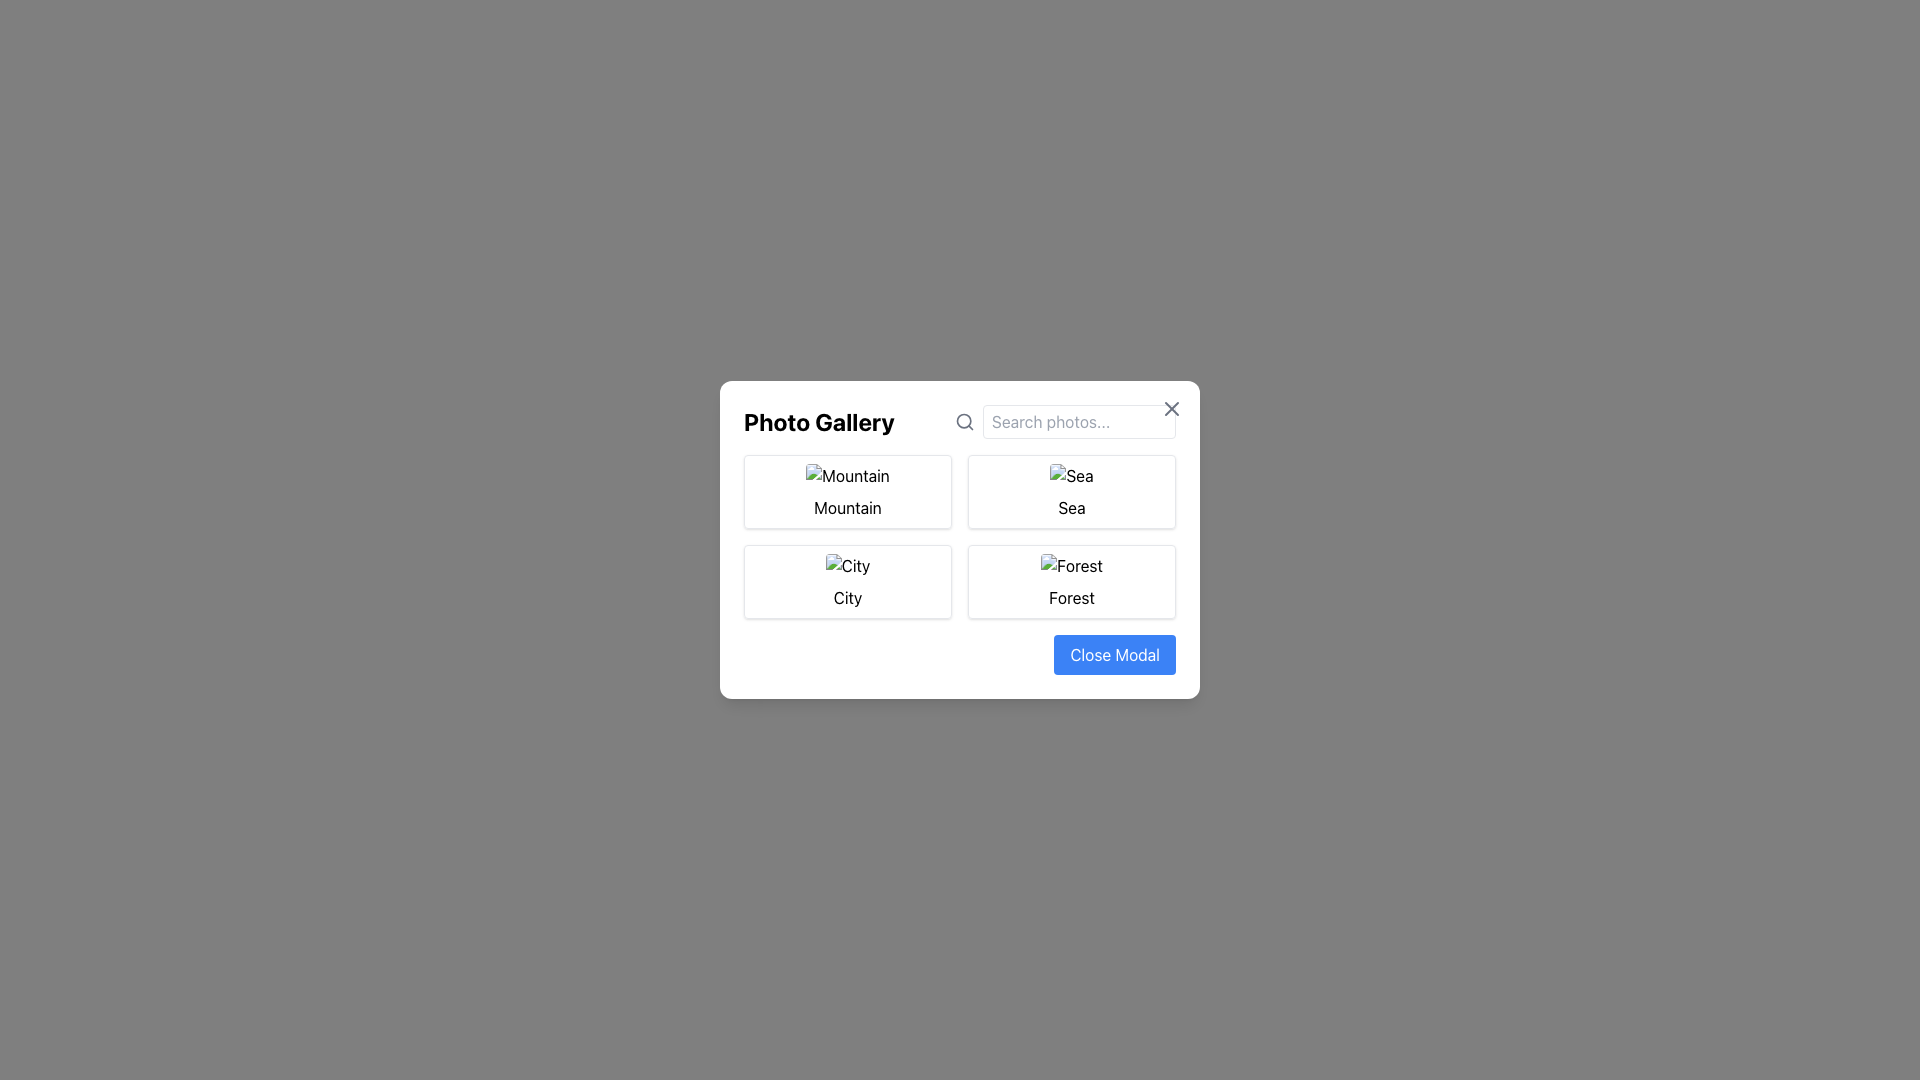  Describe the element at coordinates (1114, 655) in the screenshot. I see `the close button located in the lower right corner of the modal dialog to change its background color` at that location.